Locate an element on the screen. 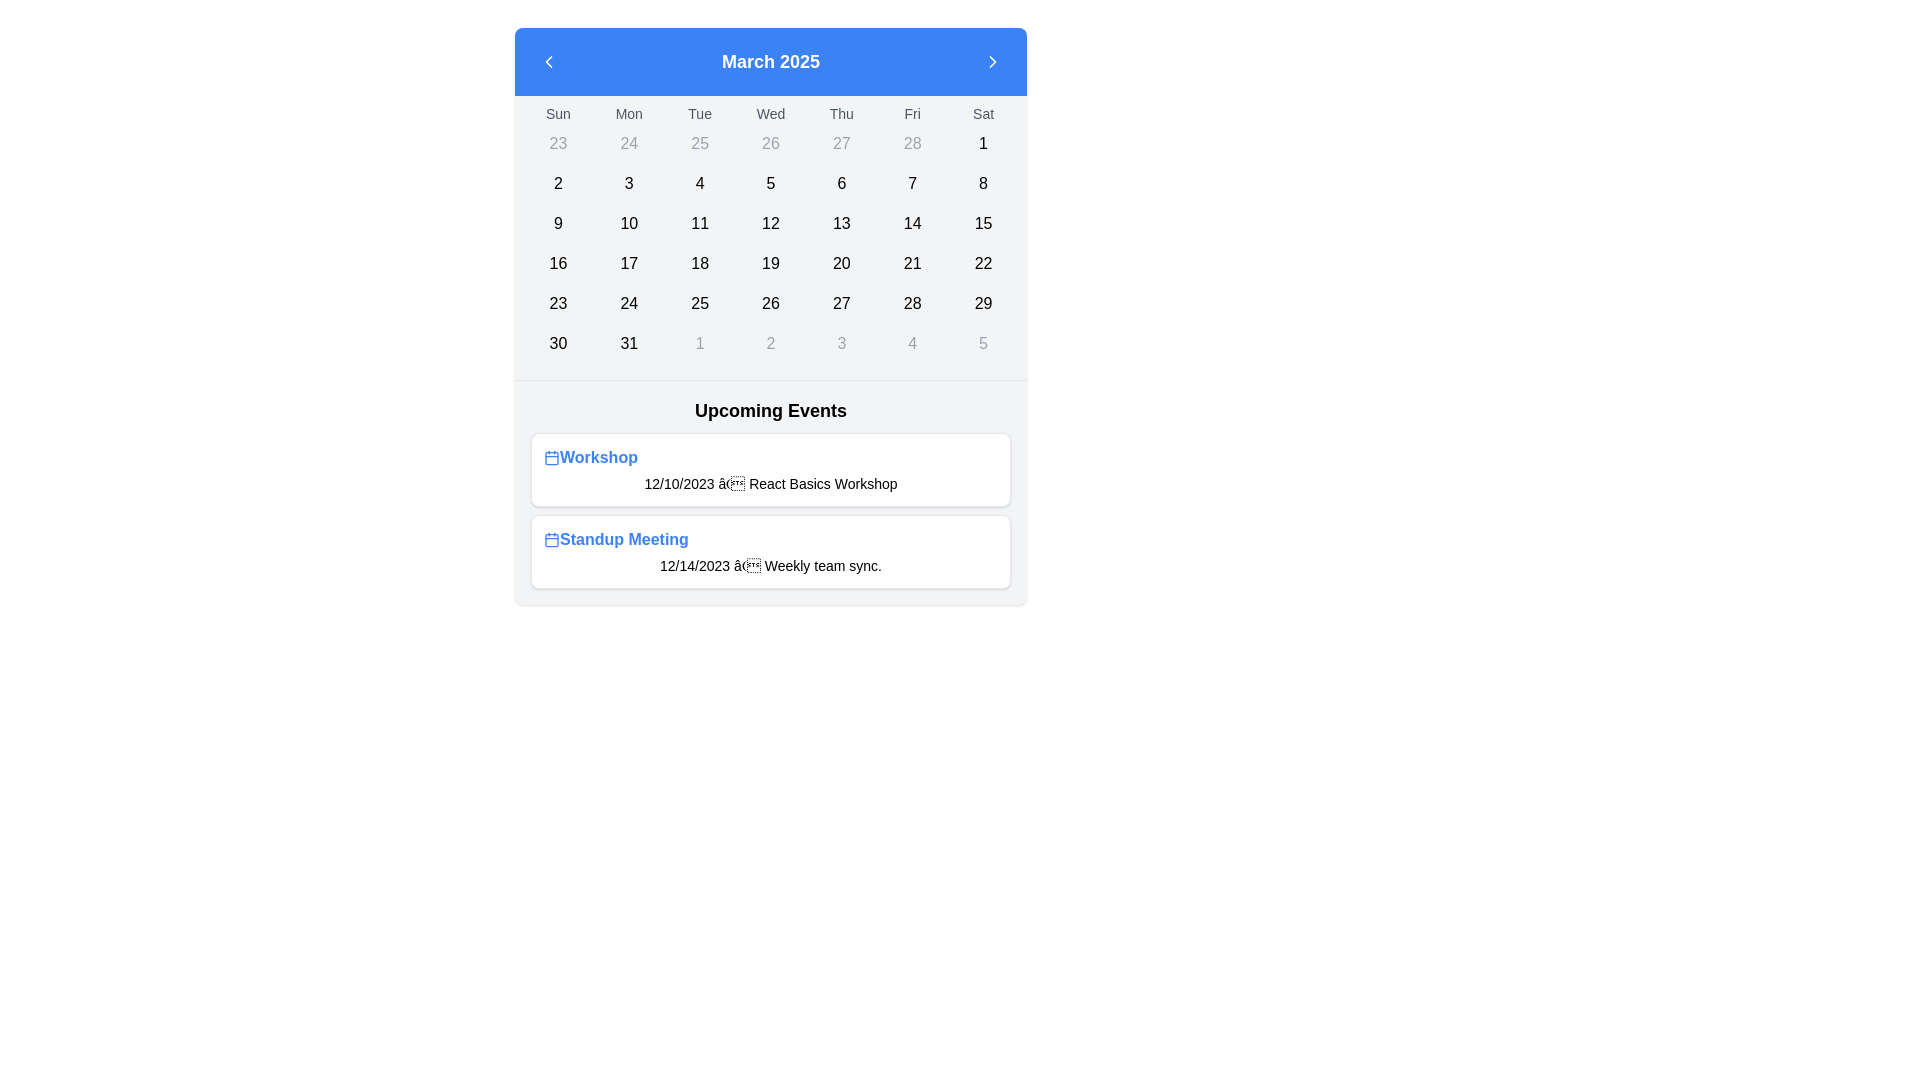  the rounded rectangular button labeled '24' is located at coordinates (628, 304).